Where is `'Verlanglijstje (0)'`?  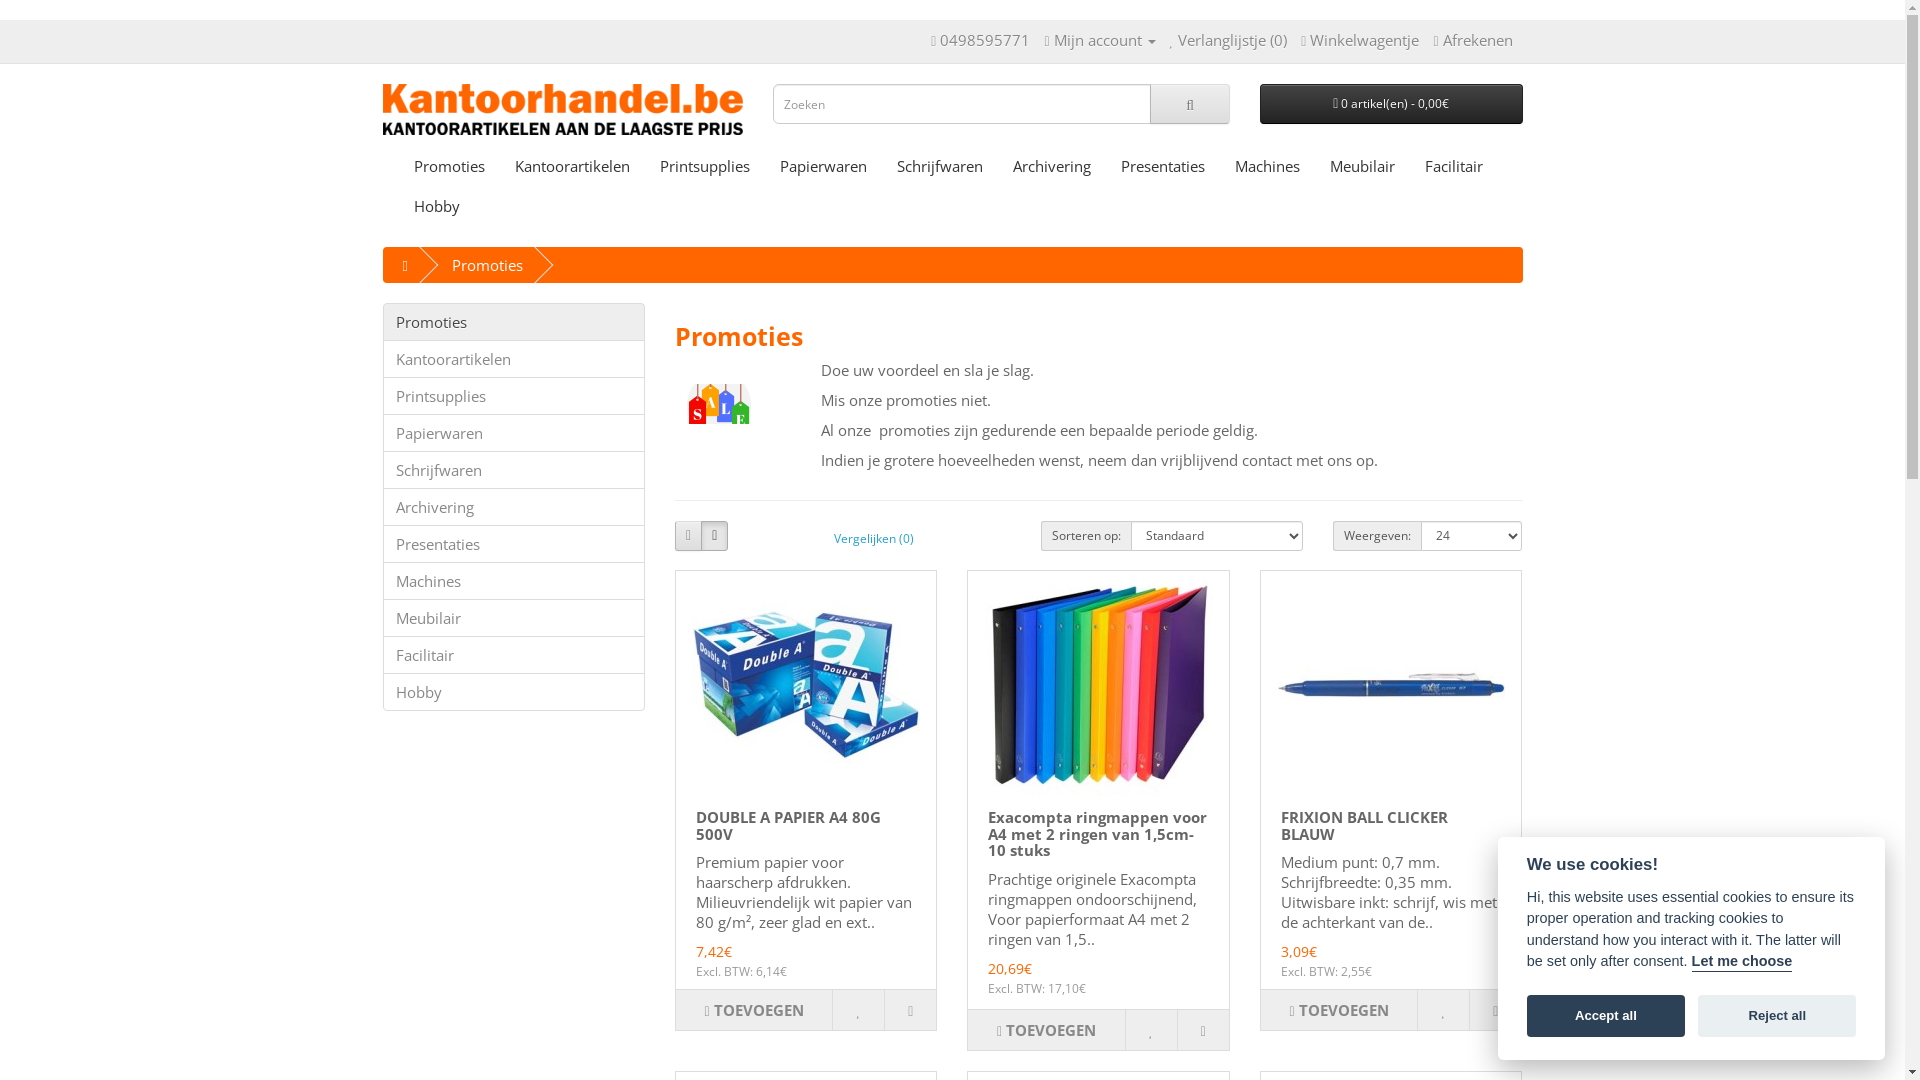
'Verlanglijstje (0)' is located at coordinates (1227, 39).